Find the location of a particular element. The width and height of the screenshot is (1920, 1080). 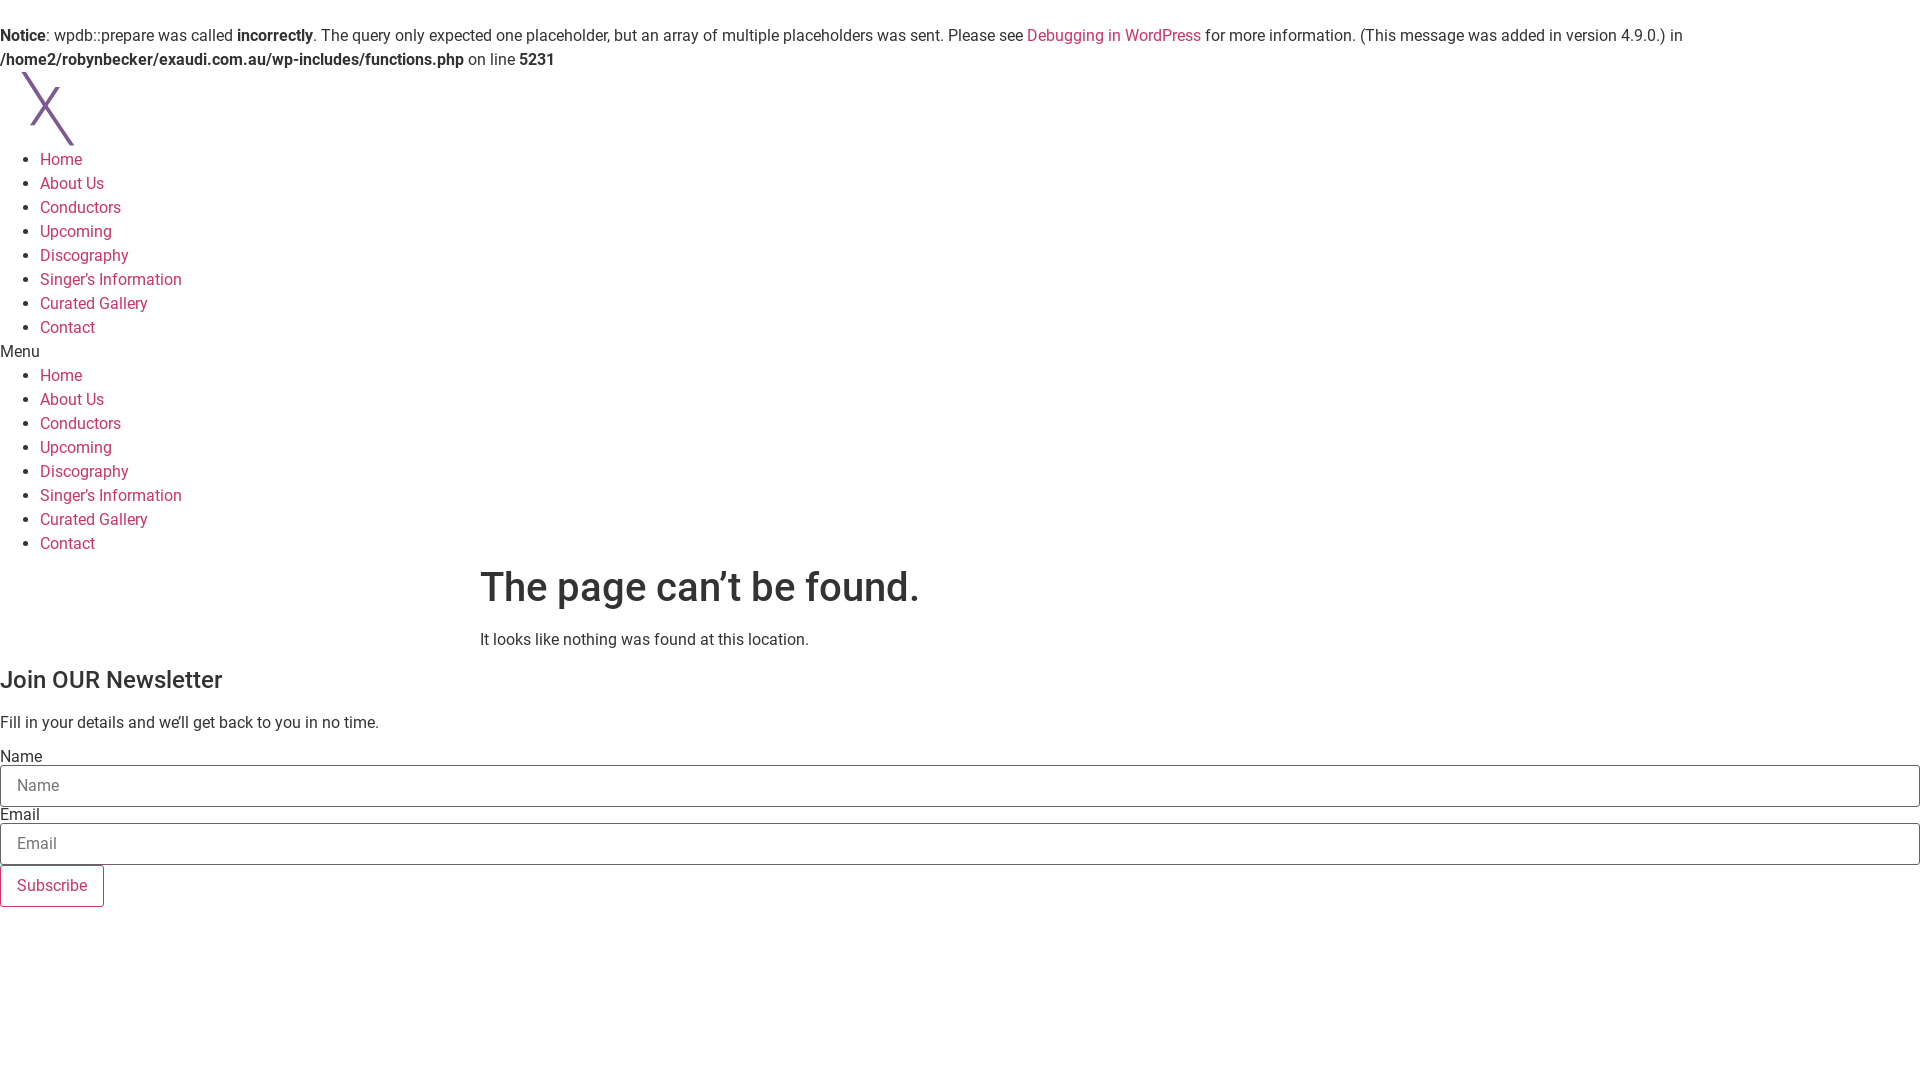

'Subscribe' is located at coordinates (52, 885).